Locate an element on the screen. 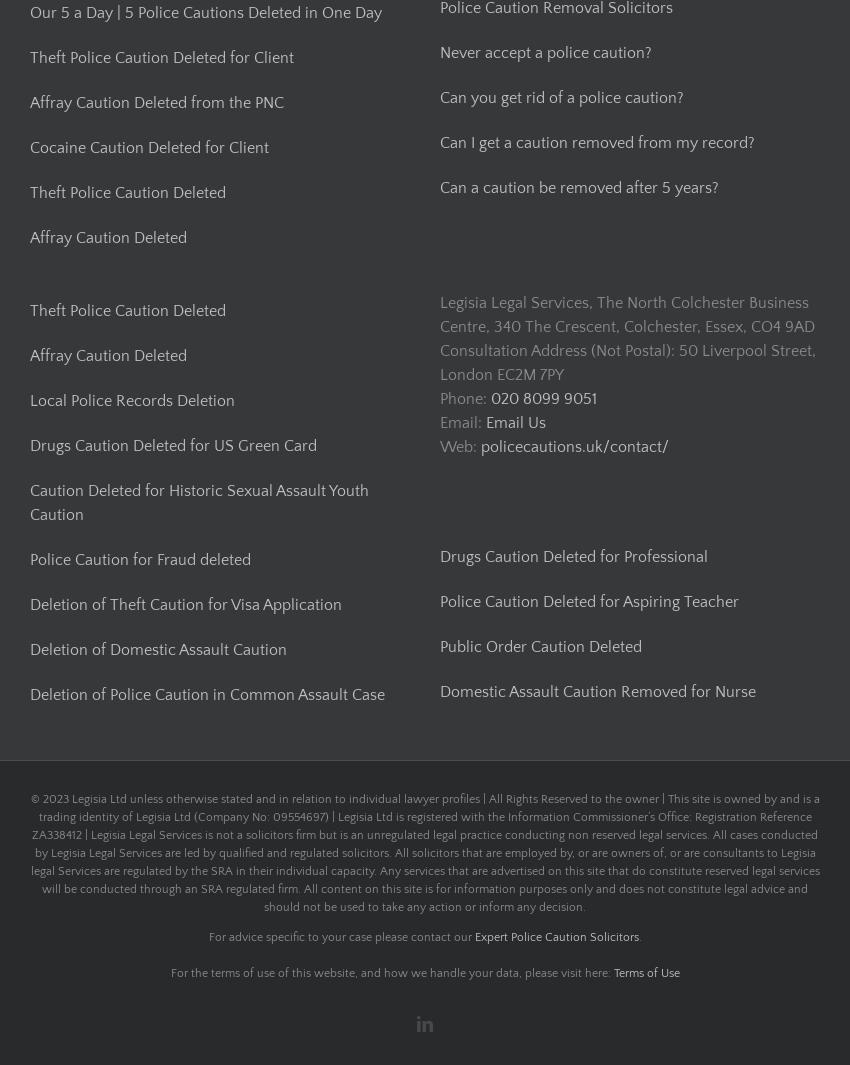 The height and width of the screenshot is (1065, 850). 'Can you get rid of a police caution?' is located at coordinates (562, 96).